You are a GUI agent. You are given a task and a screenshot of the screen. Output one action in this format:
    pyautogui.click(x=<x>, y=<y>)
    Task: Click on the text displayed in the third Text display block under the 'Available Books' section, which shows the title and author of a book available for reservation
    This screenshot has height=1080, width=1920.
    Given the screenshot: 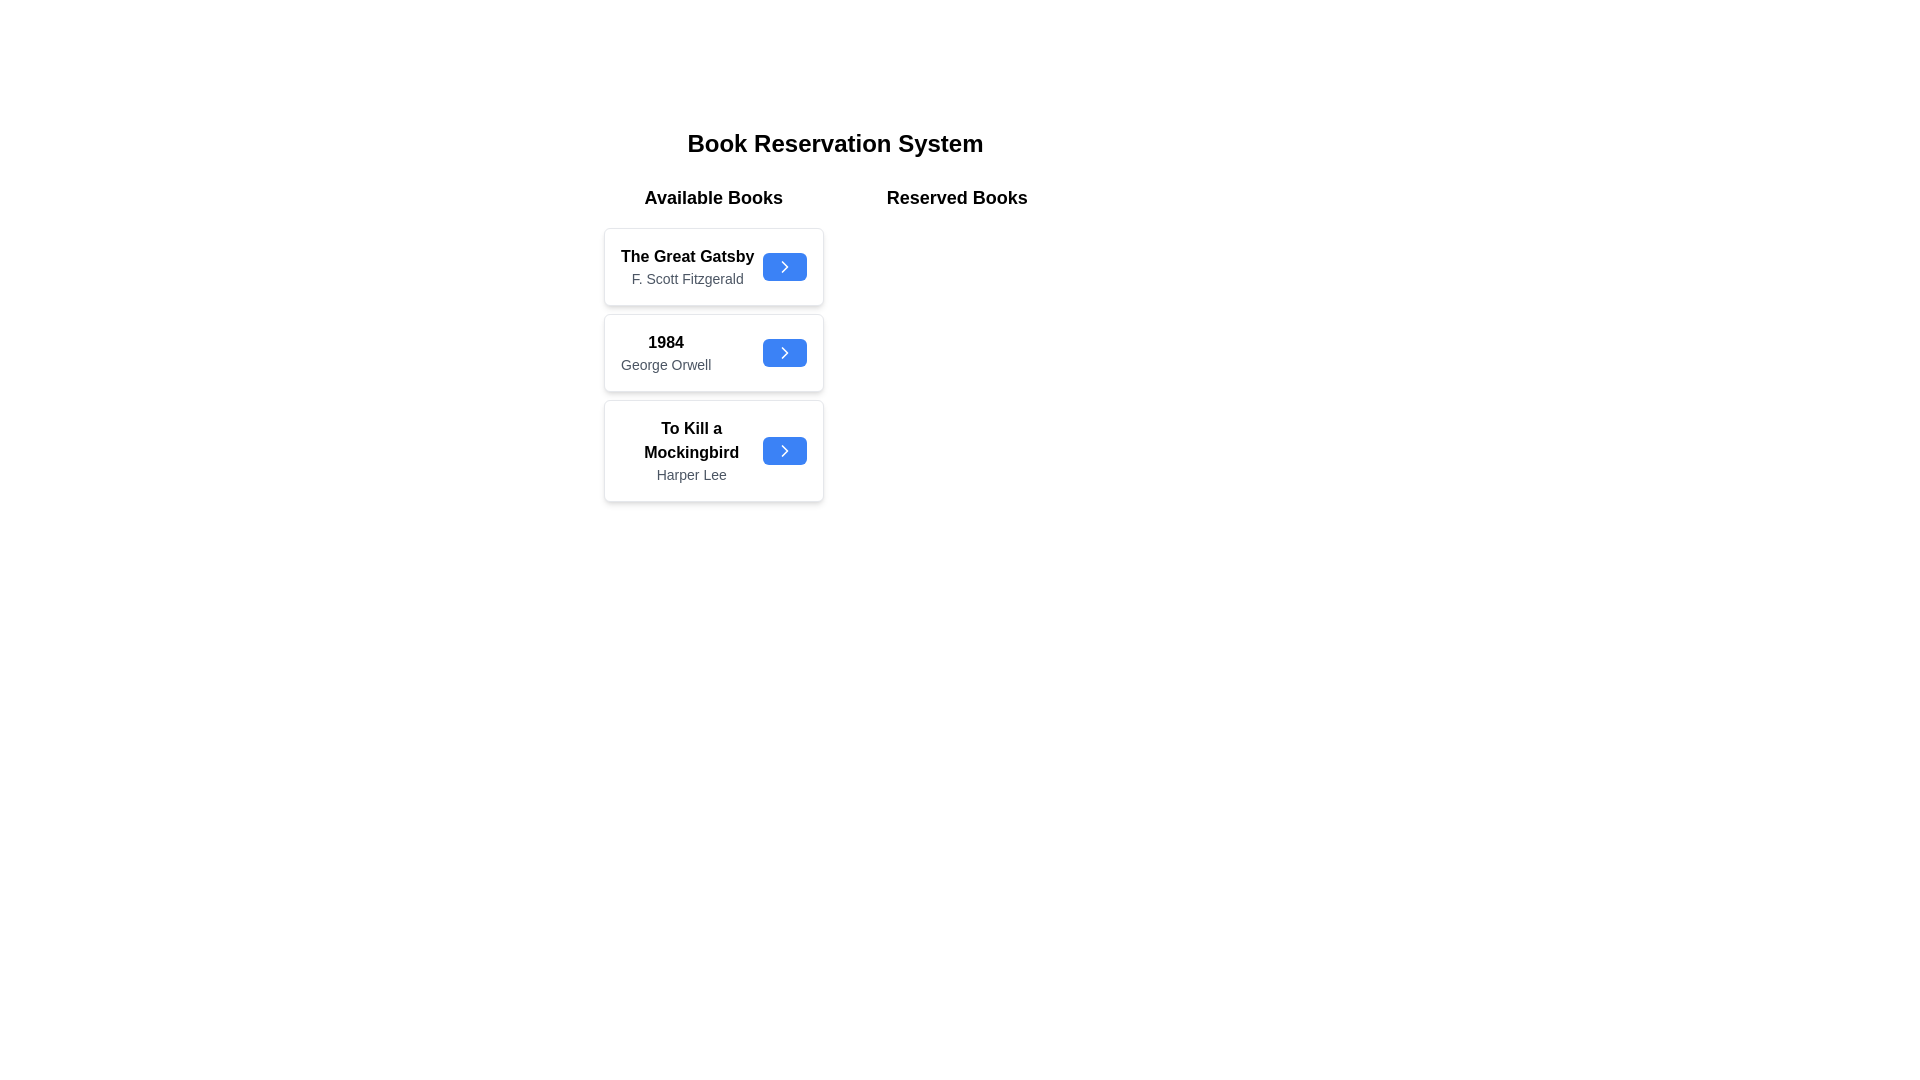 What is the action you would take?
    pyautogui.click(x=691, y=451)
    